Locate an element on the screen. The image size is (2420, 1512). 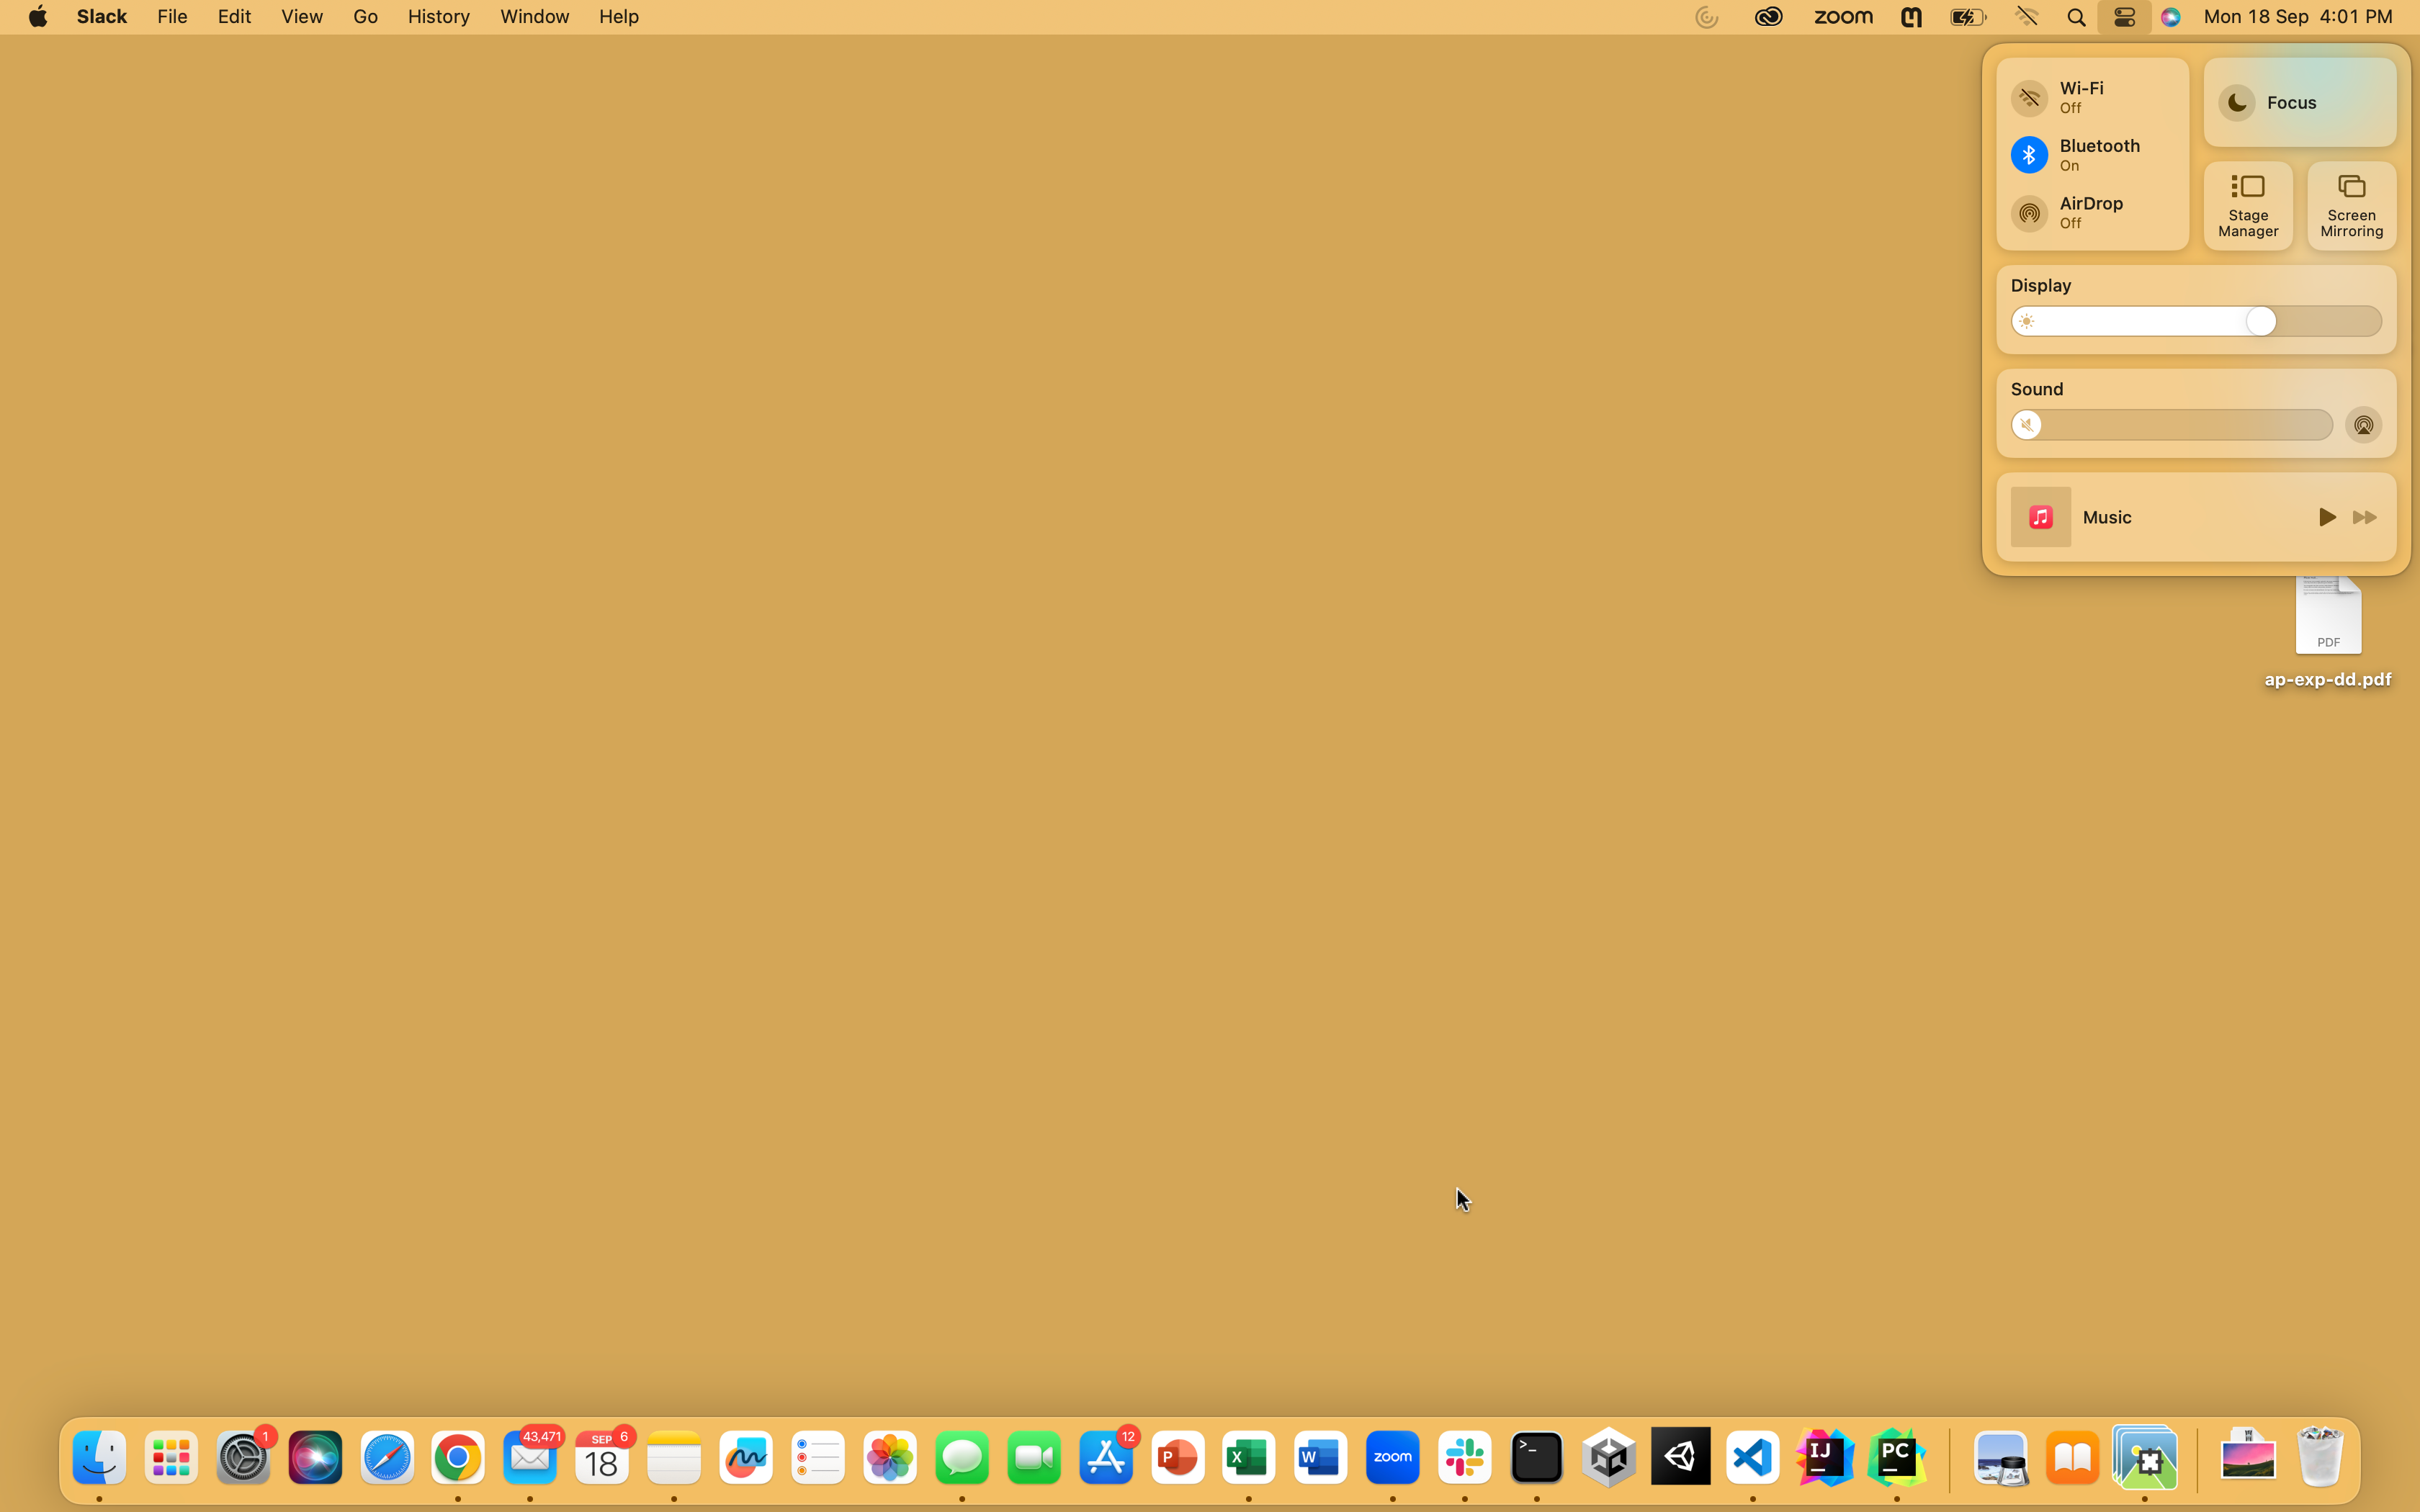
the volume to the lowest level is located at coordinates (2035, 423).